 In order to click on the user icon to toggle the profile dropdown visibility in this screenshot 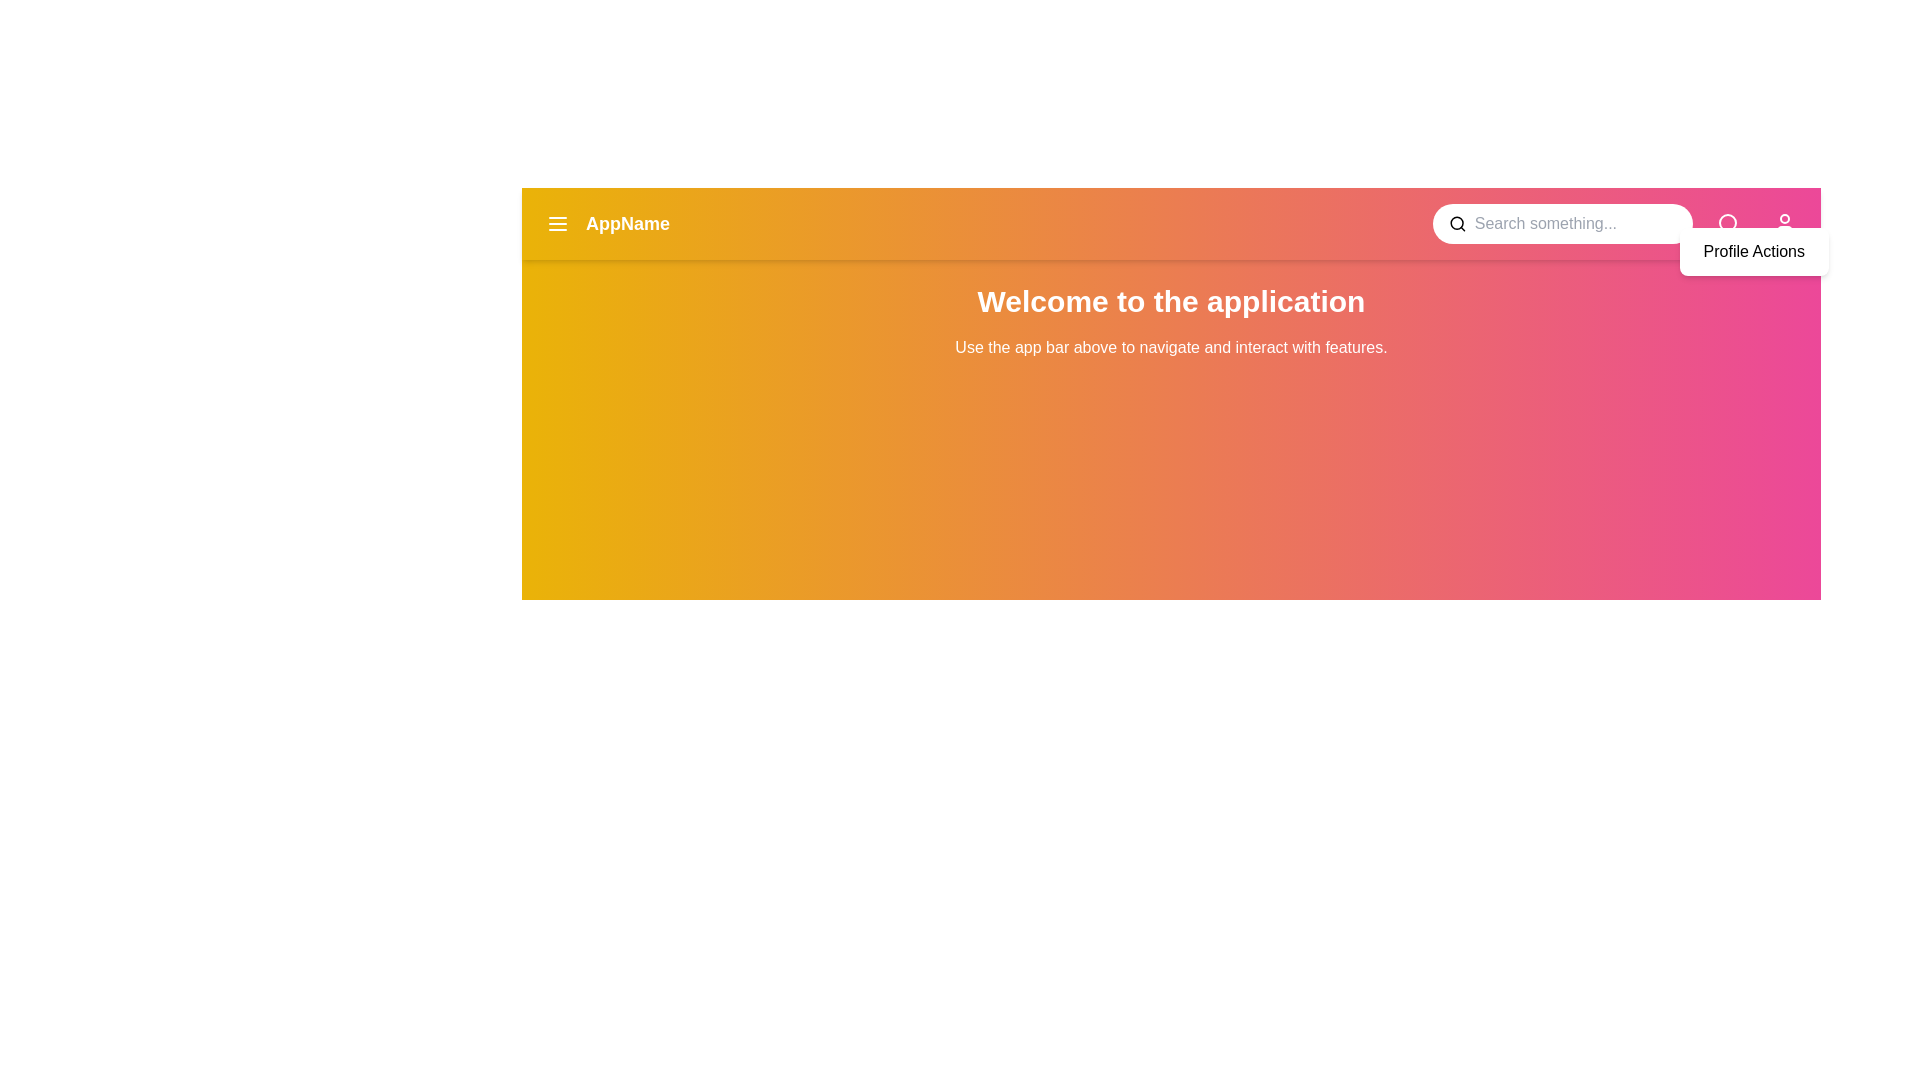, I will do `click(1785, 223)`.